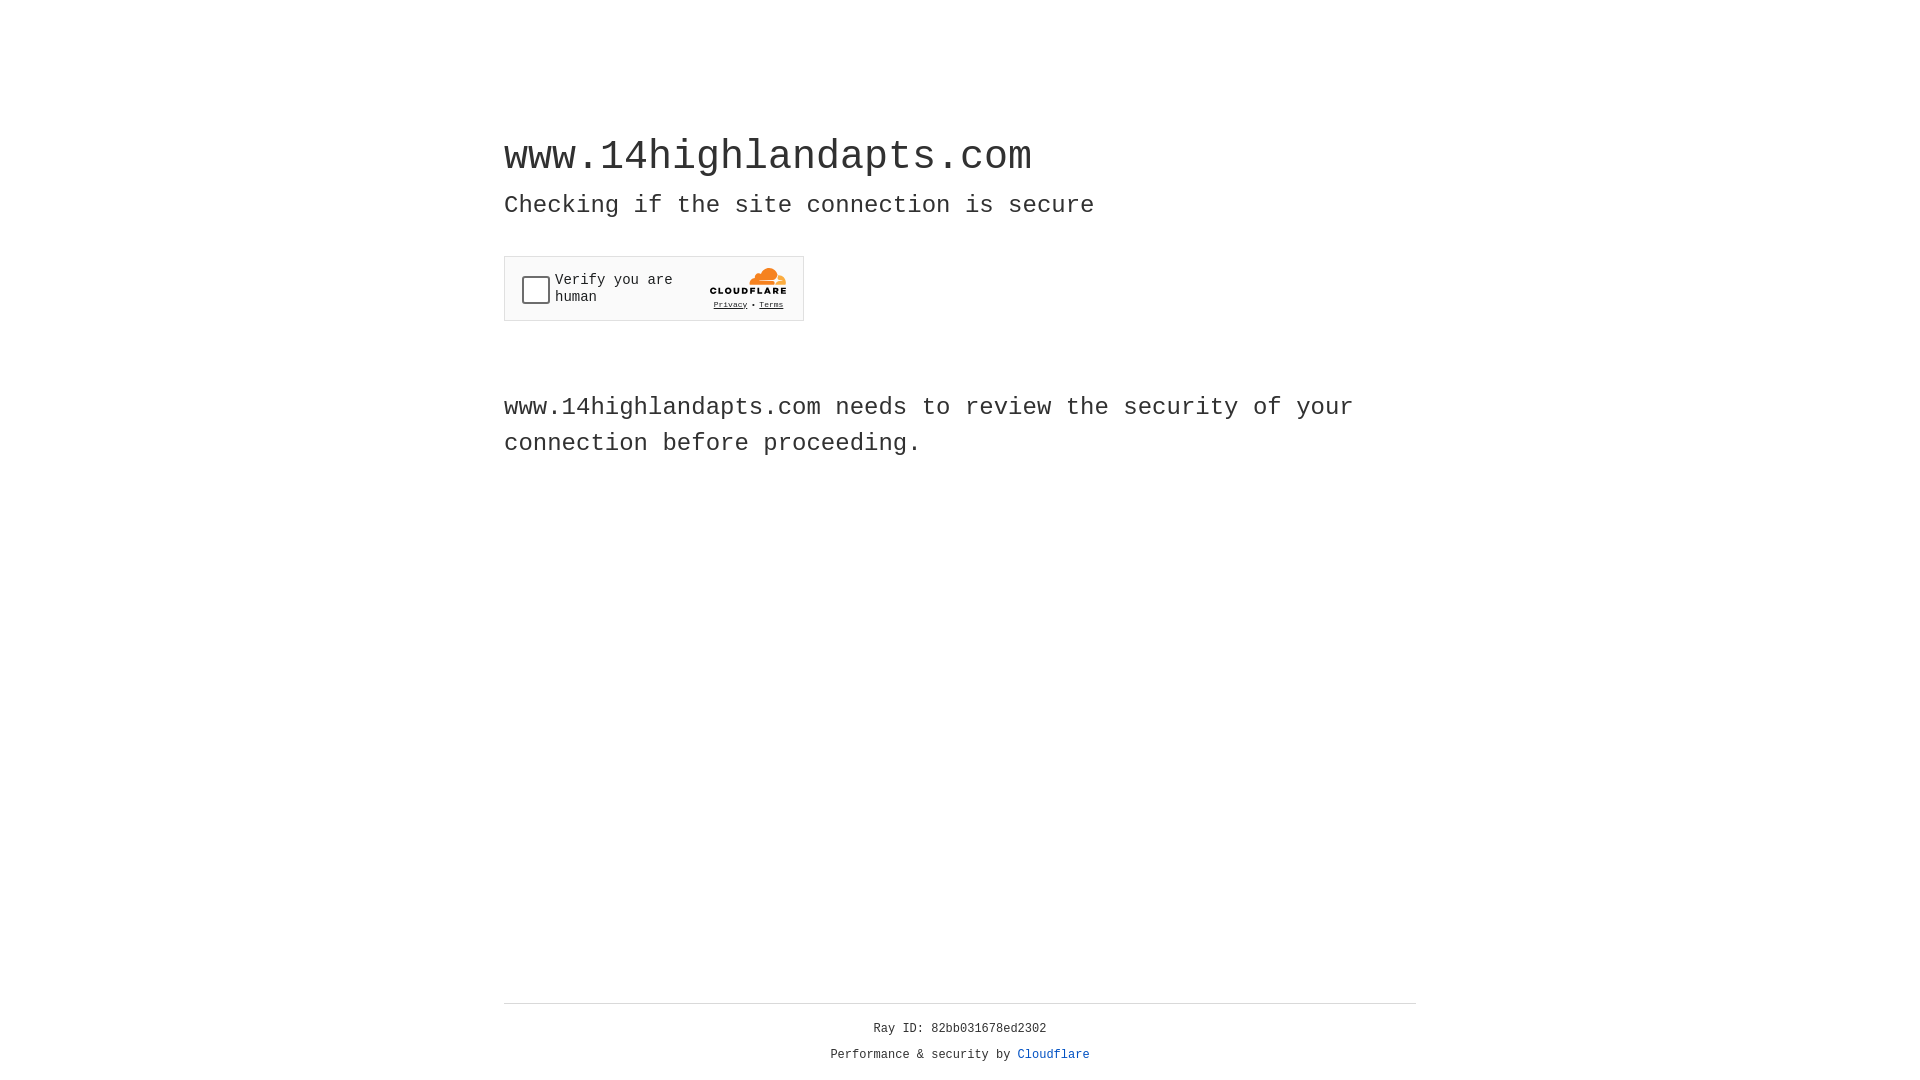  I want to click on 'Widget containing a Cloudflare security challenge', so click(653, 288).